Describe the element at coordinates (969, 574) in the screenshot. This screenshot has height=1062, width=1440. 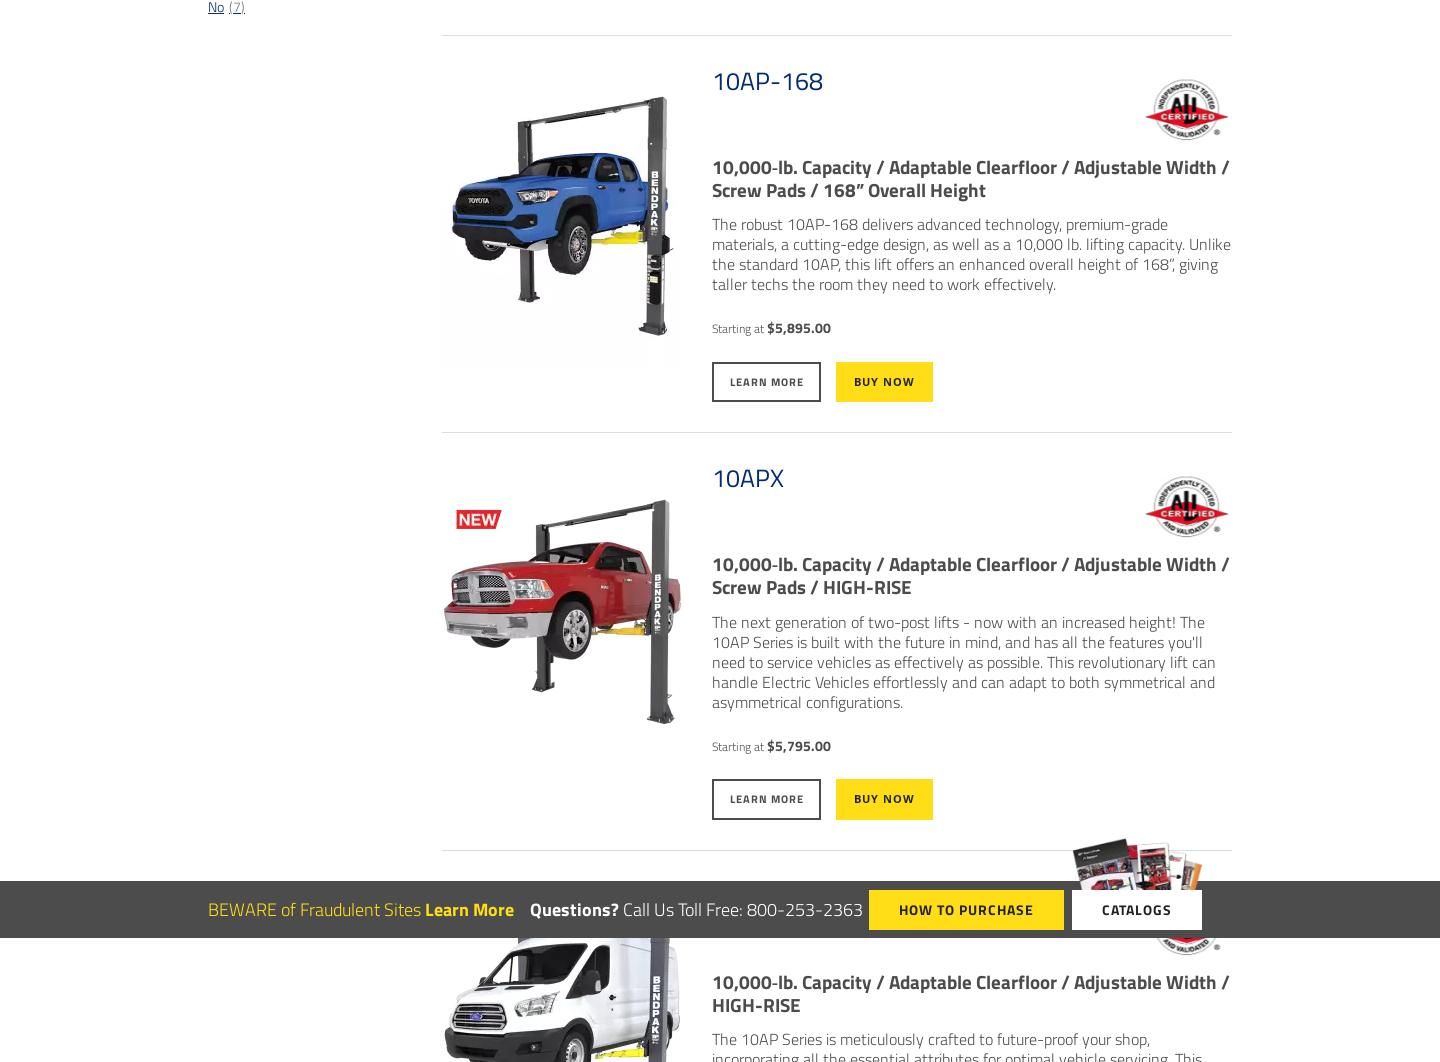
I see `'10,000‐lb. Capacity / Adaptable Clearfloor / Adjustable Width / Screw Pads / HIGH-RISE'` at that location.